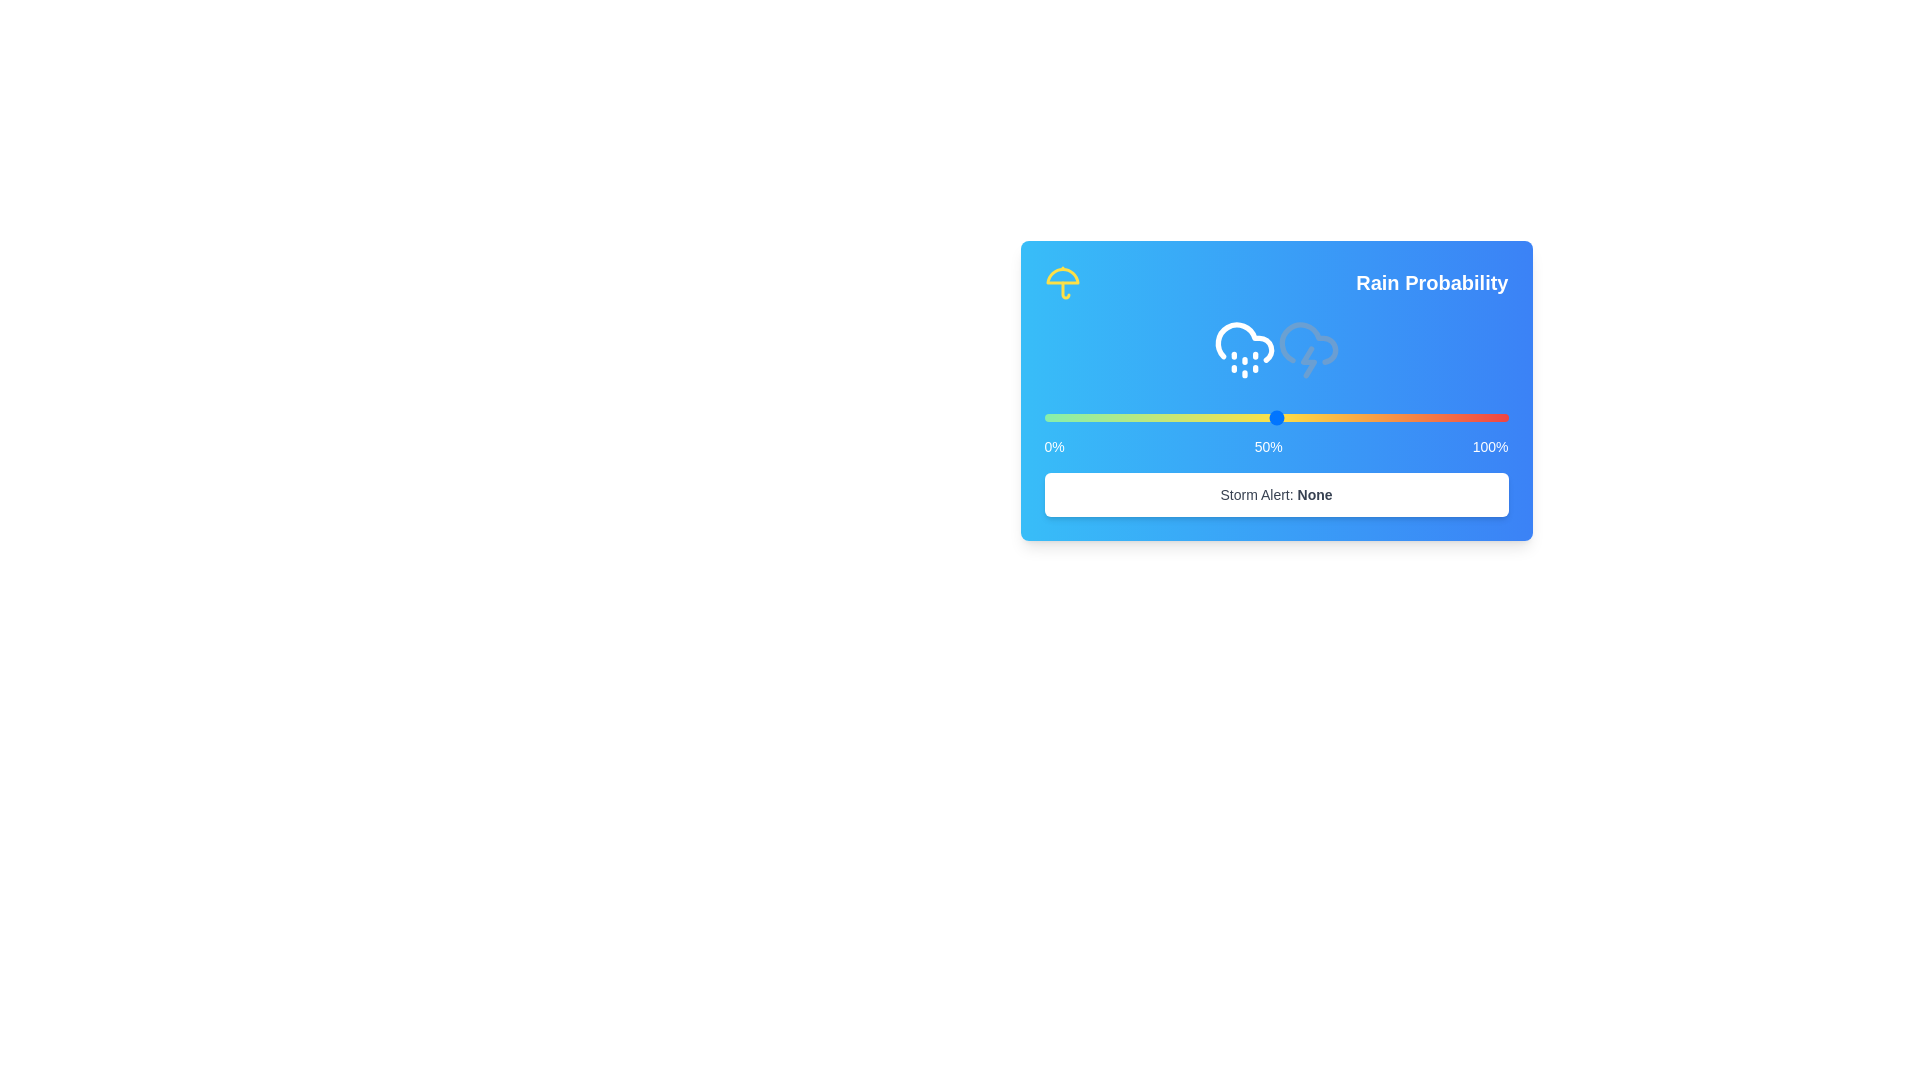 The width and height of the screenshot is (1920, 1080). I want to click on the drizzling cloud icon to interact with it, so click(1243, 347).